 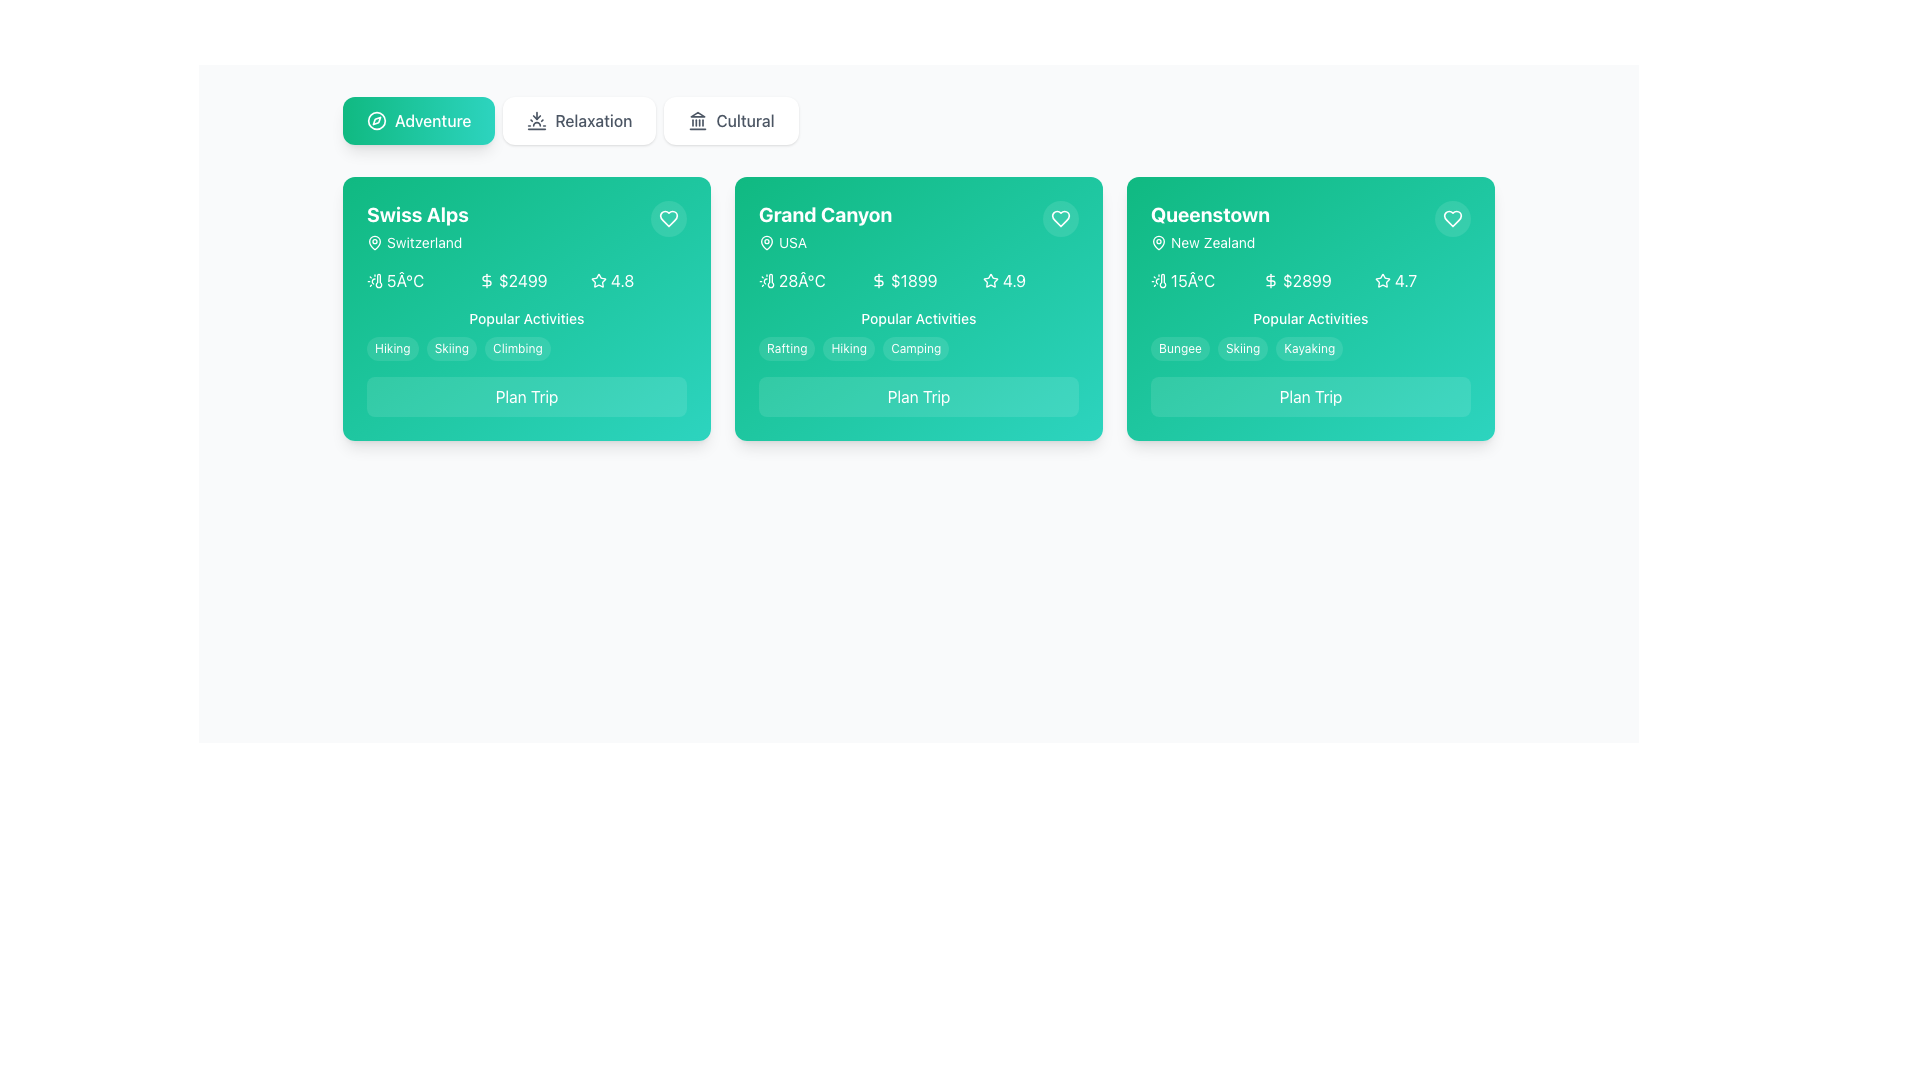 What do you see at coordinates (1307, 281) in the screenshot?
I see `the static text element displaying the price for the service related to the 'Queenstown' card, located in the middle of the third card` at bounding box center [1307, 281].